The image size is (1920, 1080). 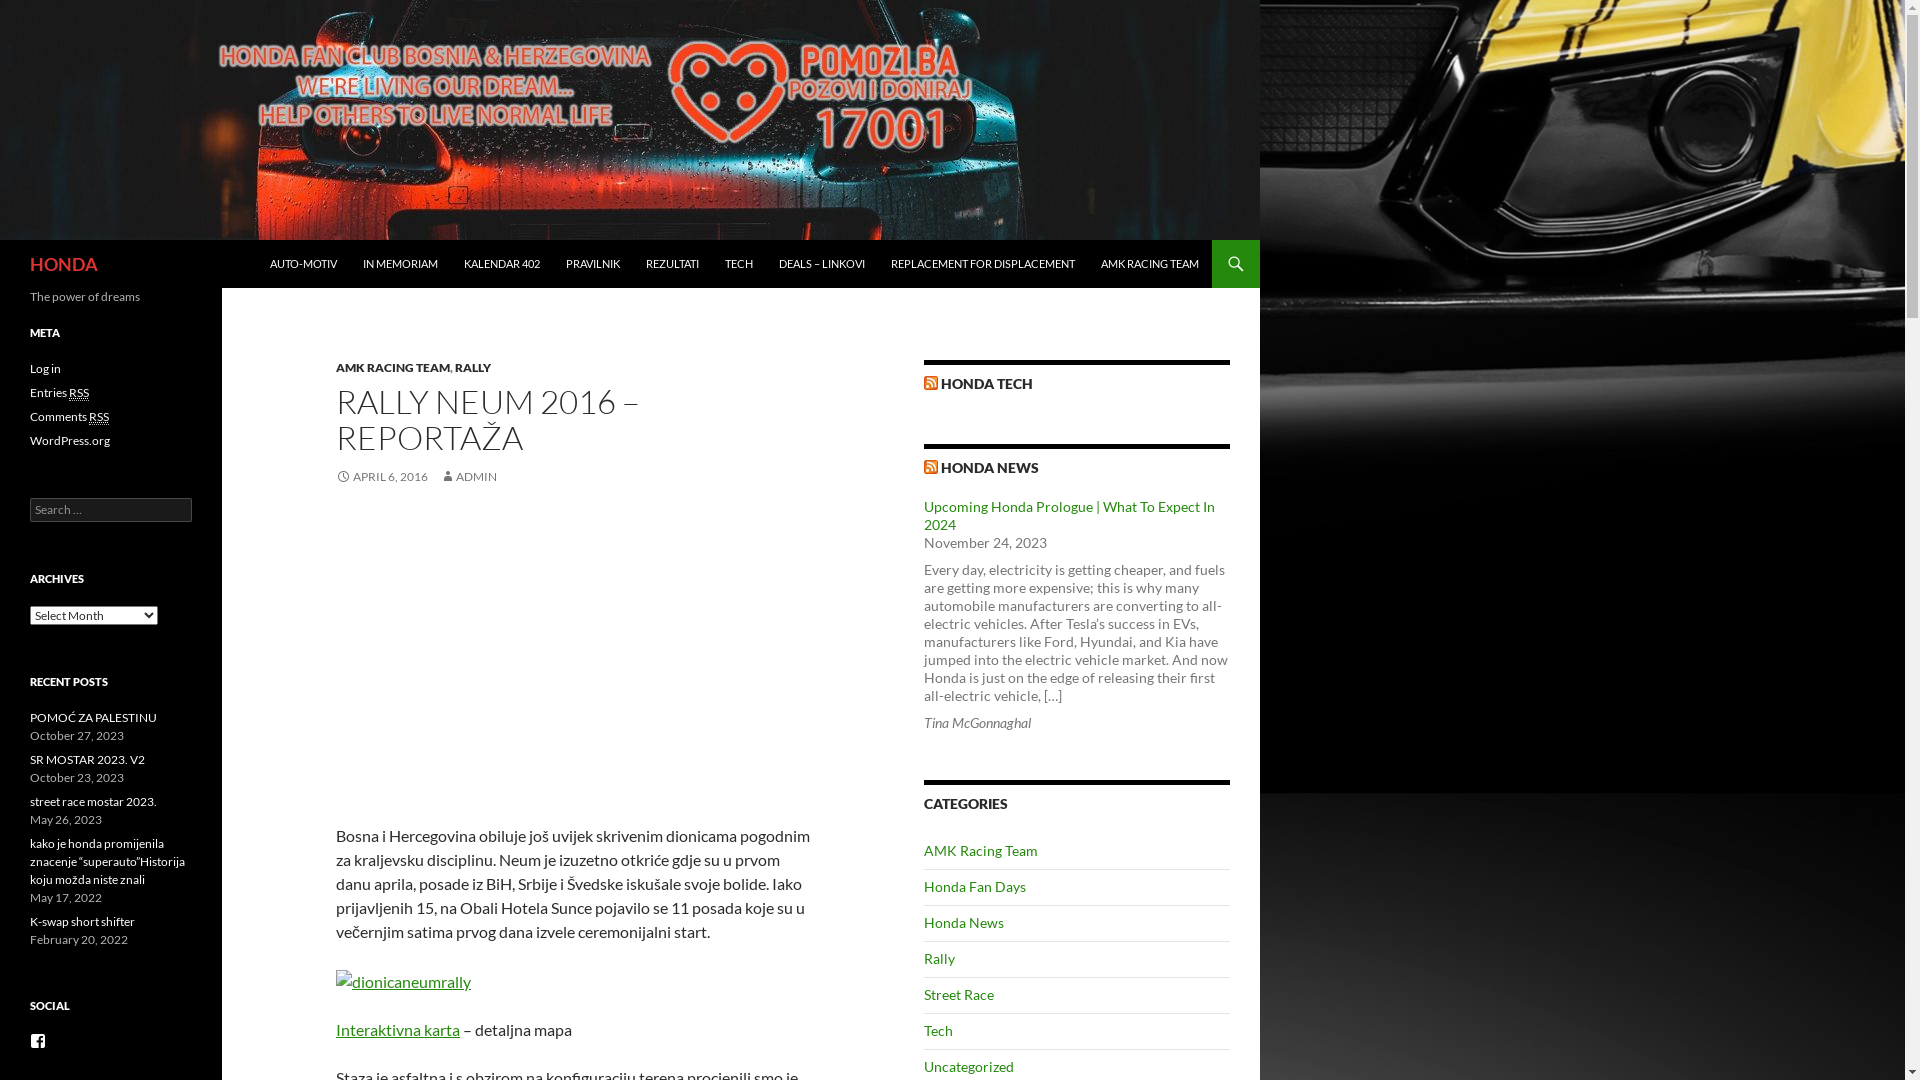 I want to click on 'HONDA', so click(x=63, y=262).